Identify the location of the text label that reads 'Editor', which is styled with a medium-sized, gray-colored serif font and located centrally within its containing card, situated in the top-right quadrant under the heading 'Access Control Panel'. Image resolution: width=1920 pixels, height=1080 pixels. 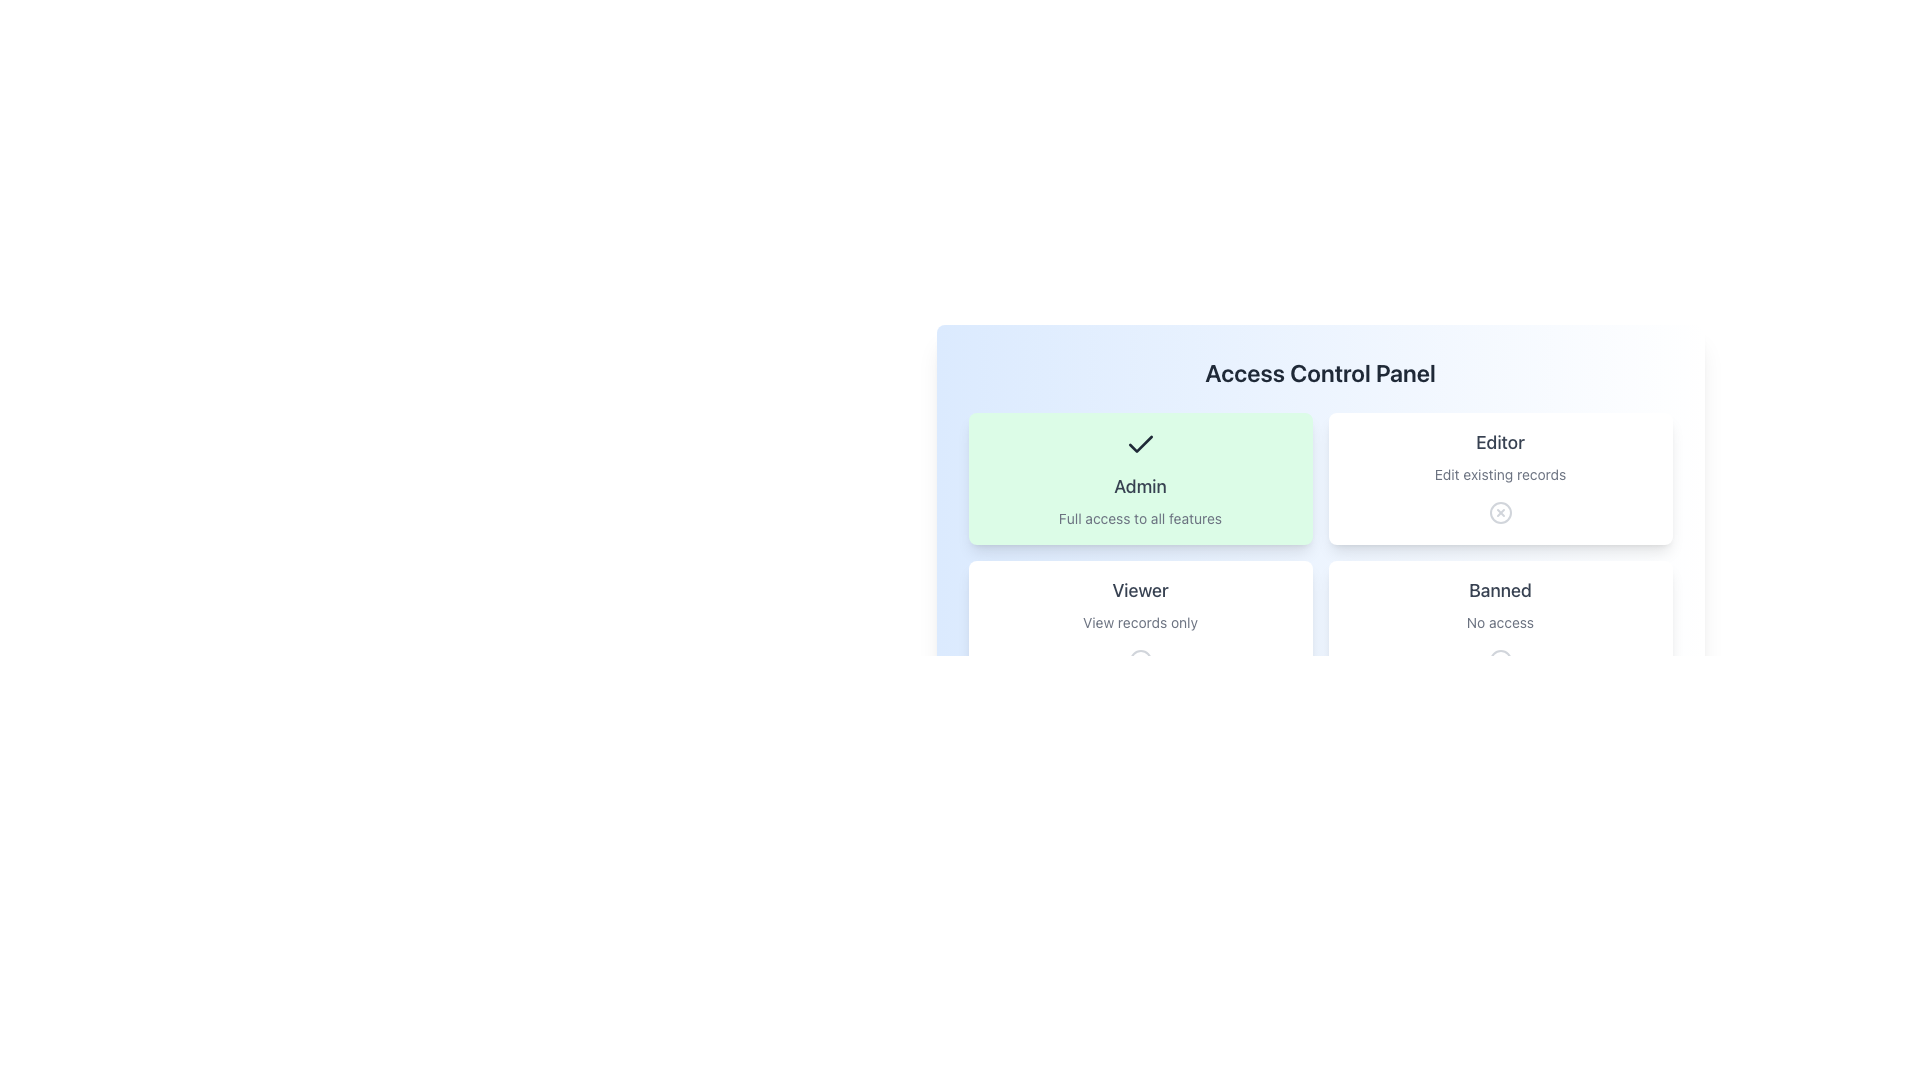
(1500, 442).